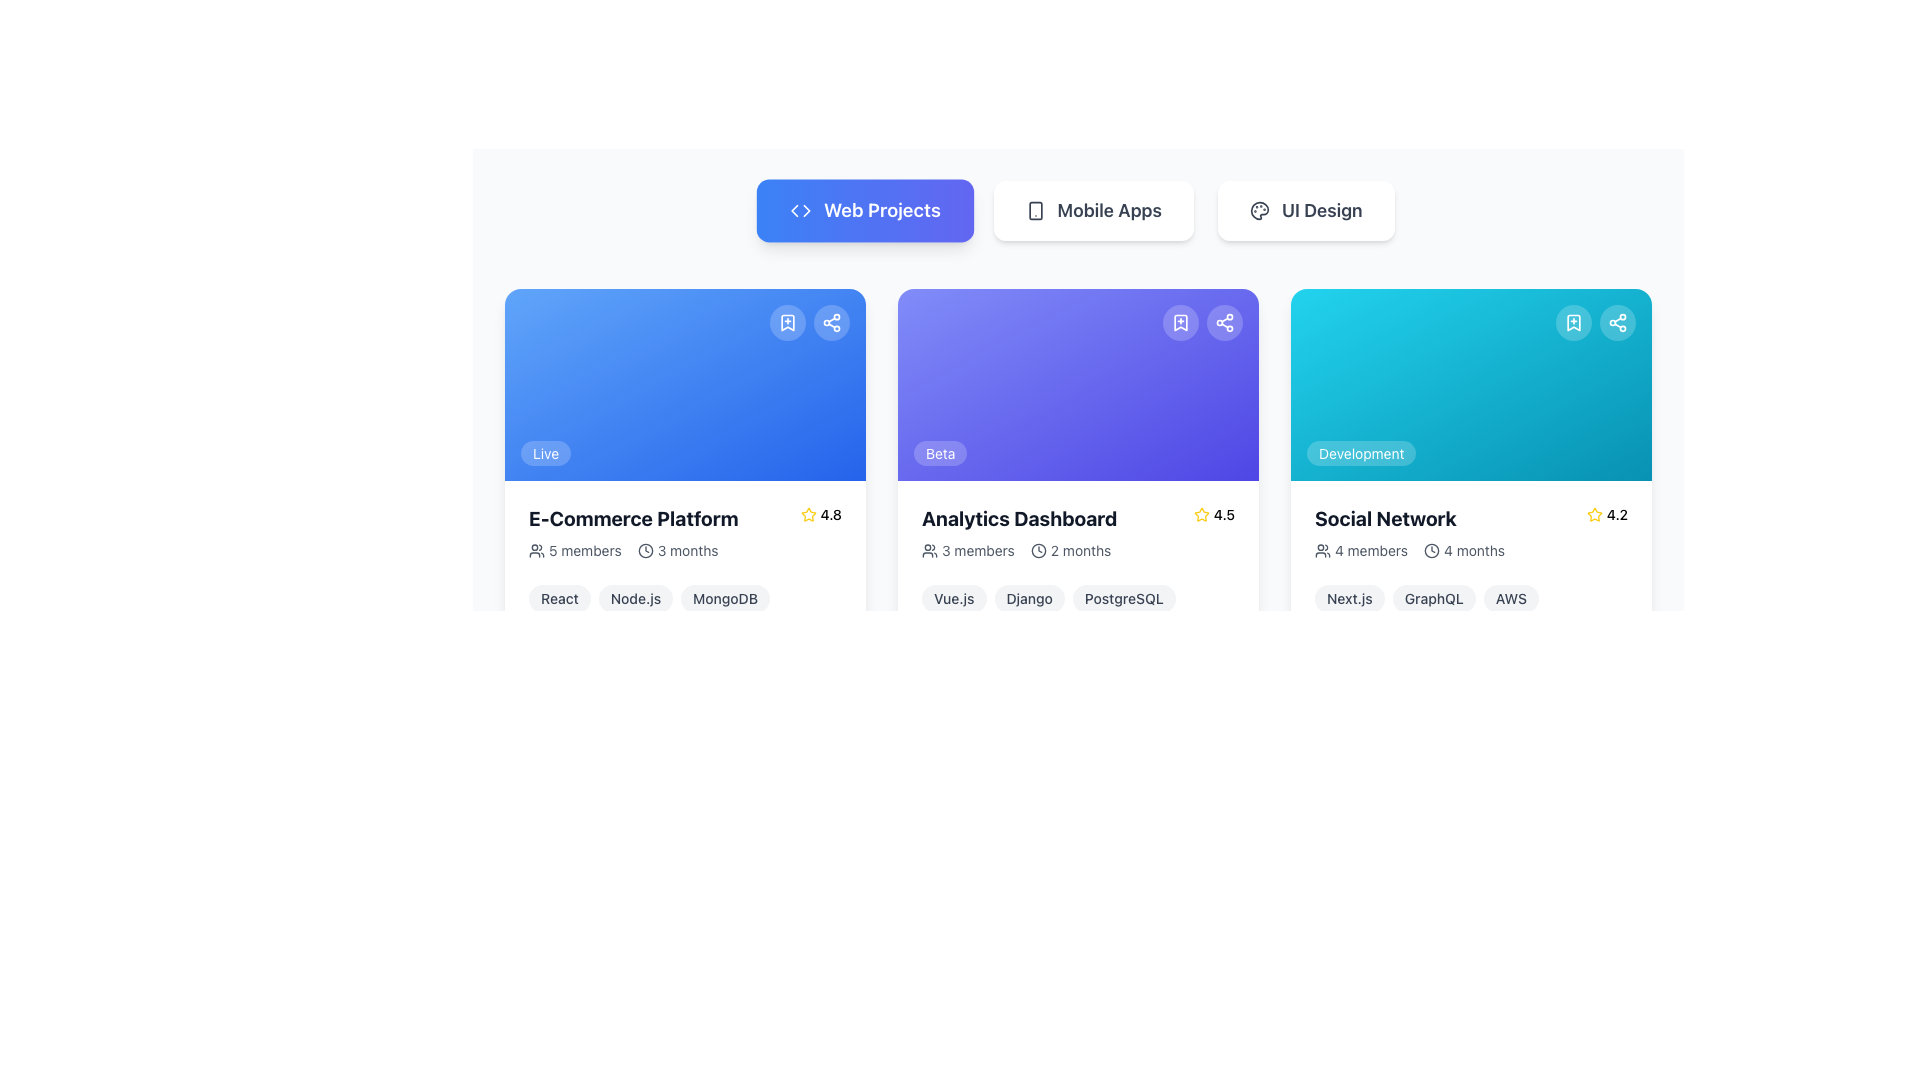  I want to click on the 'Next.js' label in the 'Social Network' card, so click(1349, 597).